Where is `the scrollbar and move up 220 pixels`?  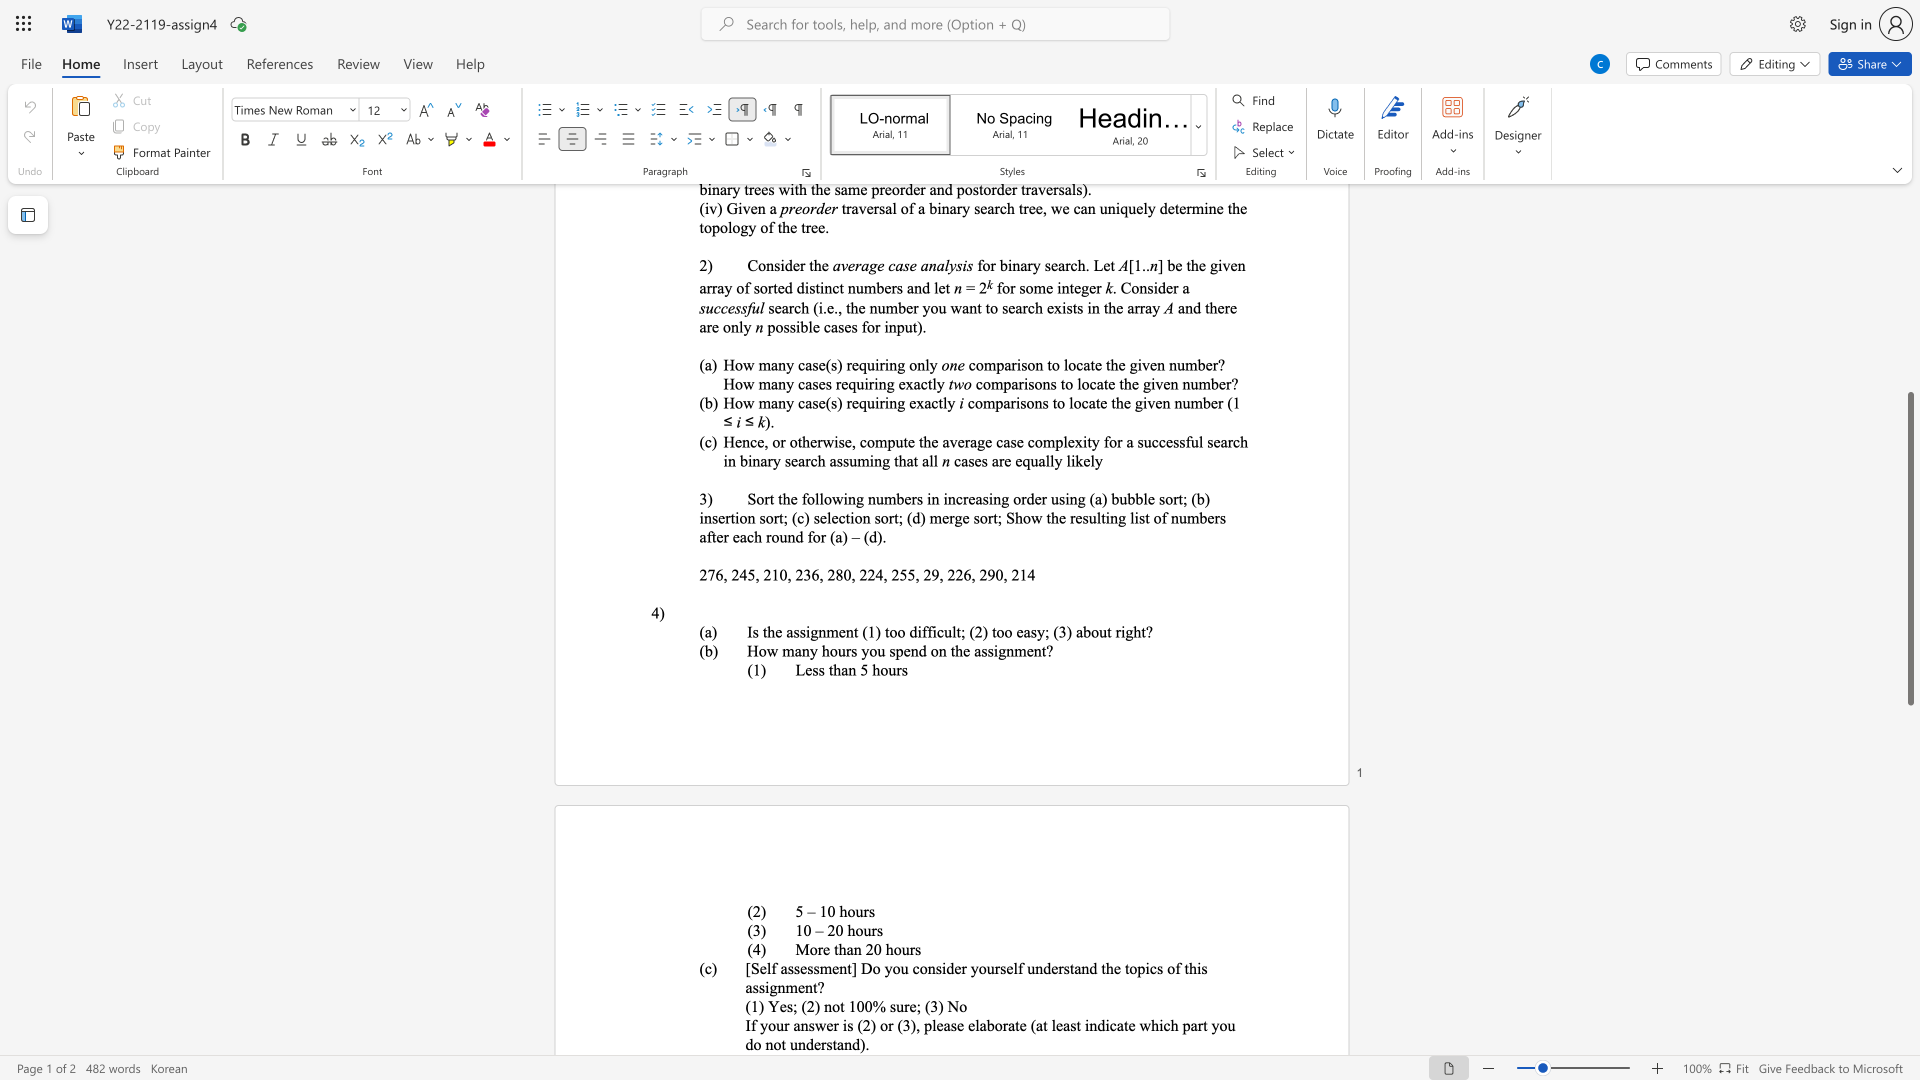 the scrollbar and move up 220 pixels is located at coordinates (1909, 548).